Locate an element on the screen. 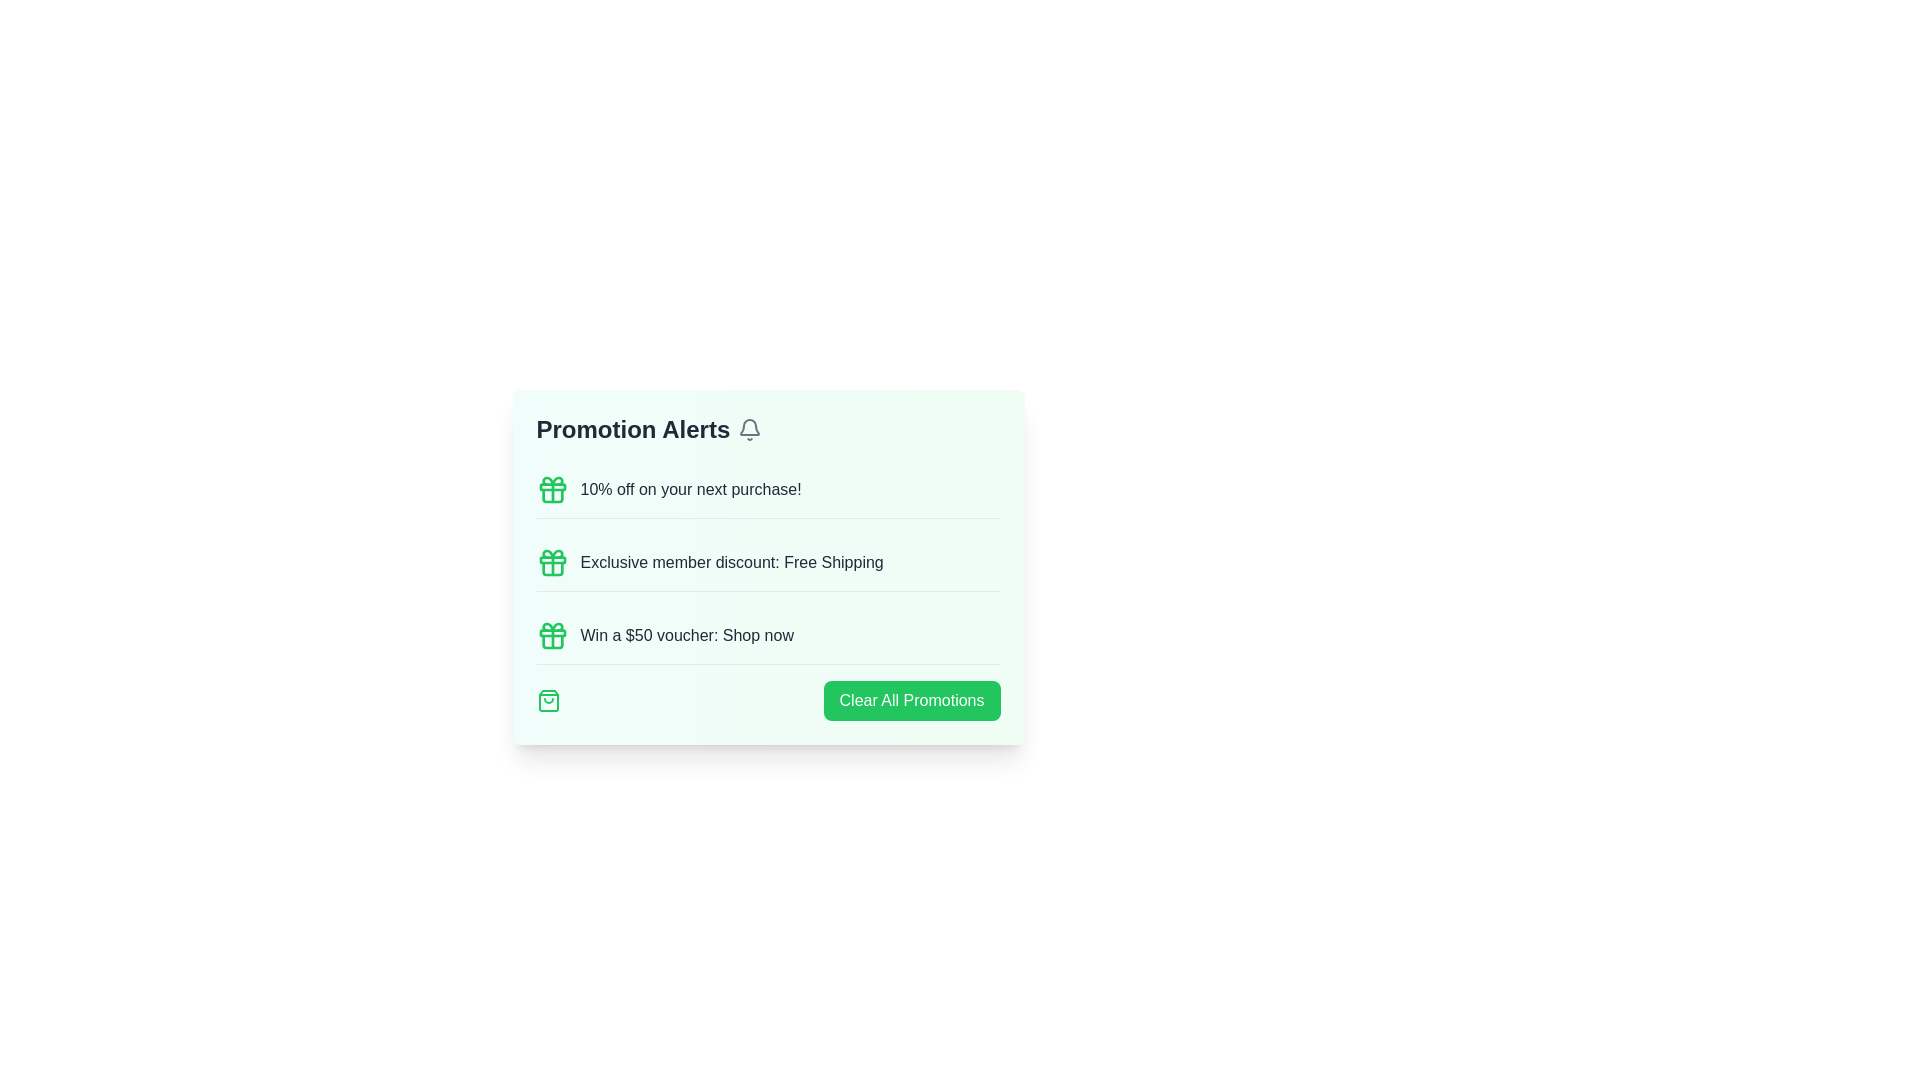 The width and height of the screenshot is (1920, 1080). the green gift box icon with rounded edges located at the leftmost side of the row containing the text 'Win a $50 voucher: Shop now' in the promotion alerts section is located at coordinates (552, 636).